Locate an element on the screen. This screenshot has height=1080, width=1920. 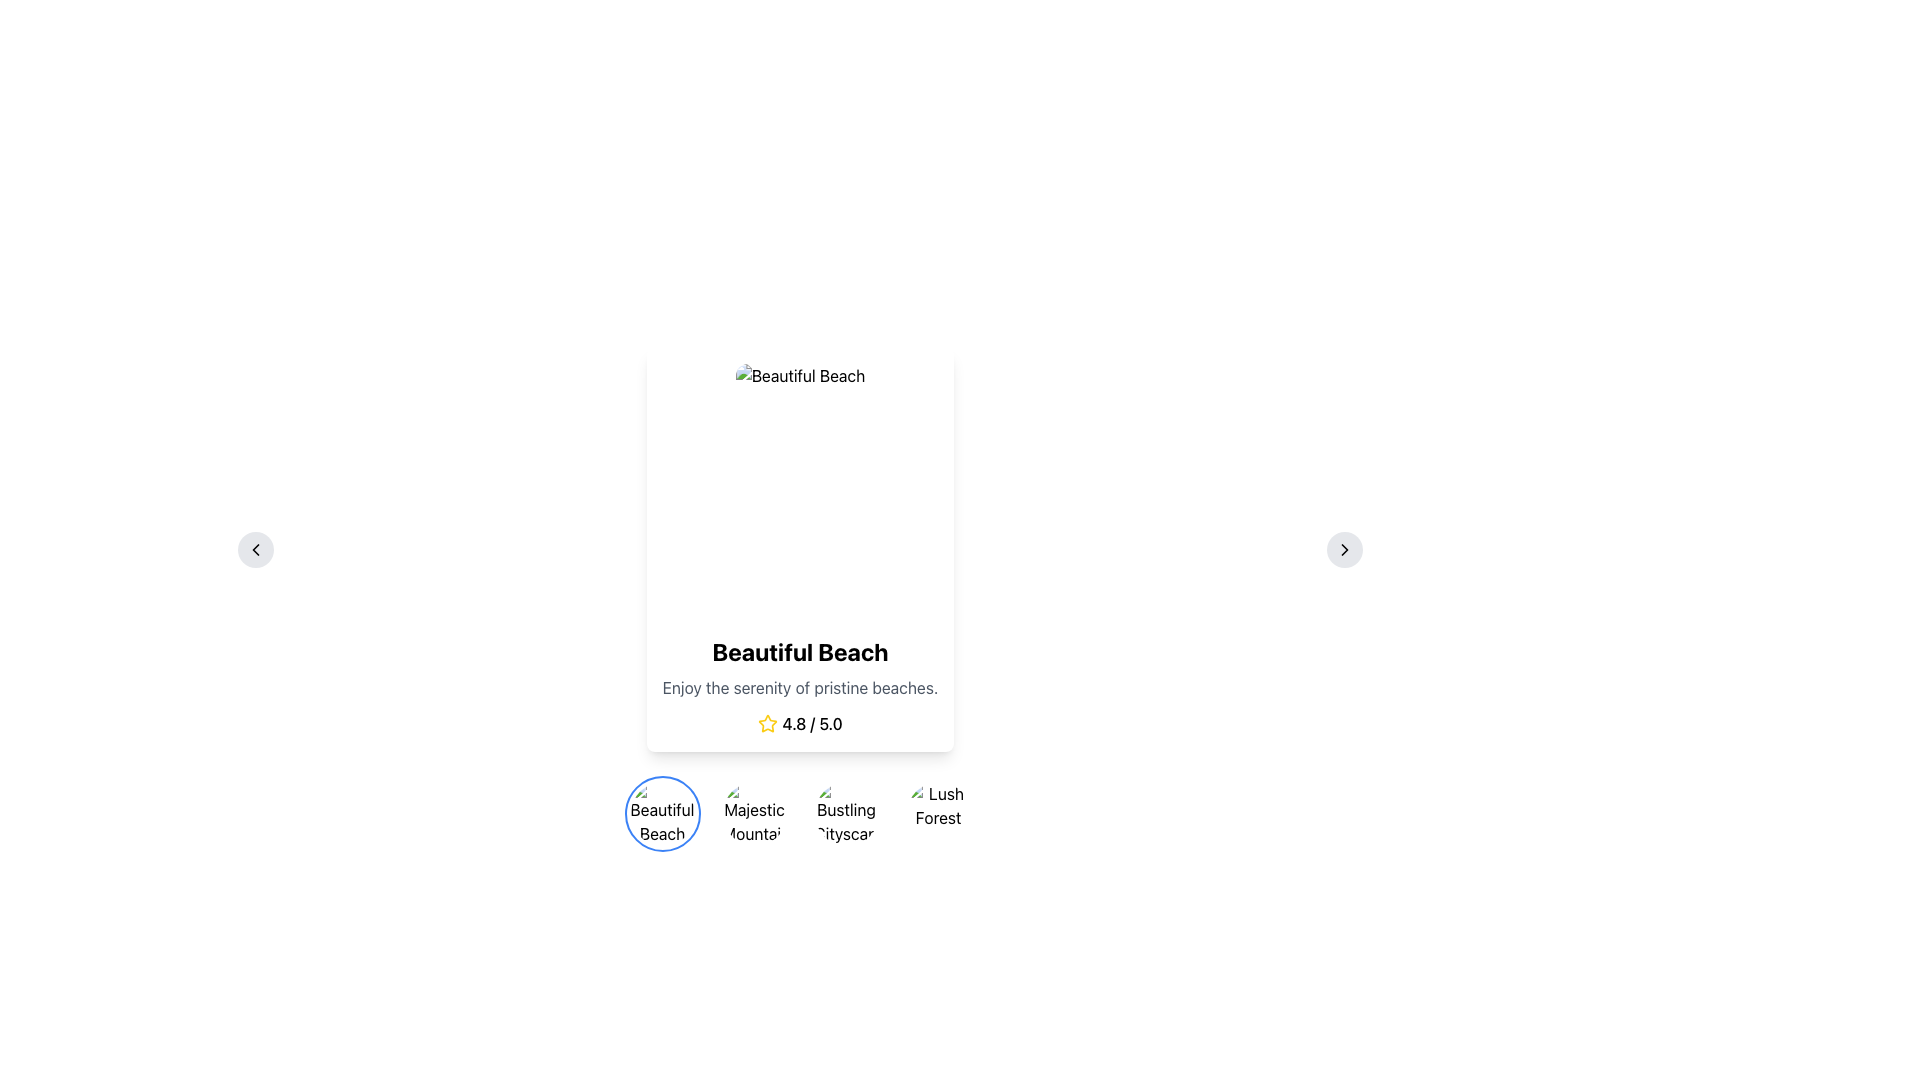
the chevron arrow SVG icon, which signifies navigation and is located towards the center of the page layout is located at coordinates (1344, 550).